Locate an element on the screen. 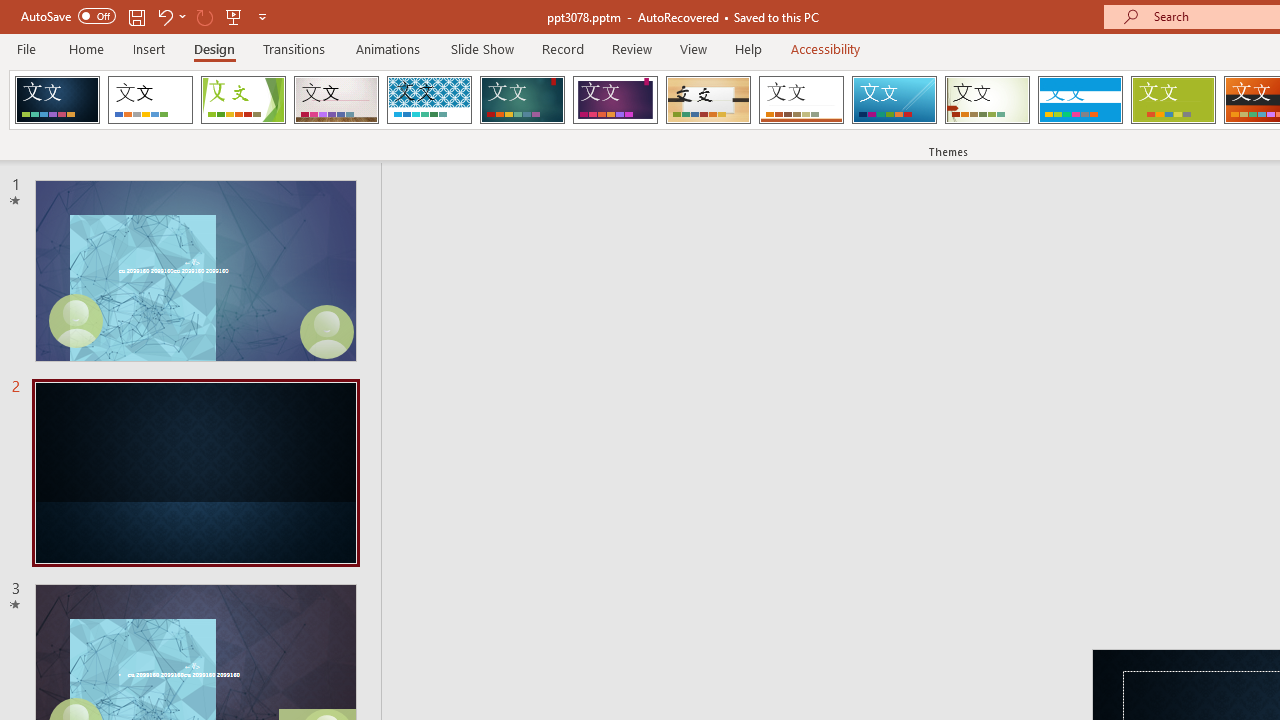  'Integral' is located at coordinates (428, 100).